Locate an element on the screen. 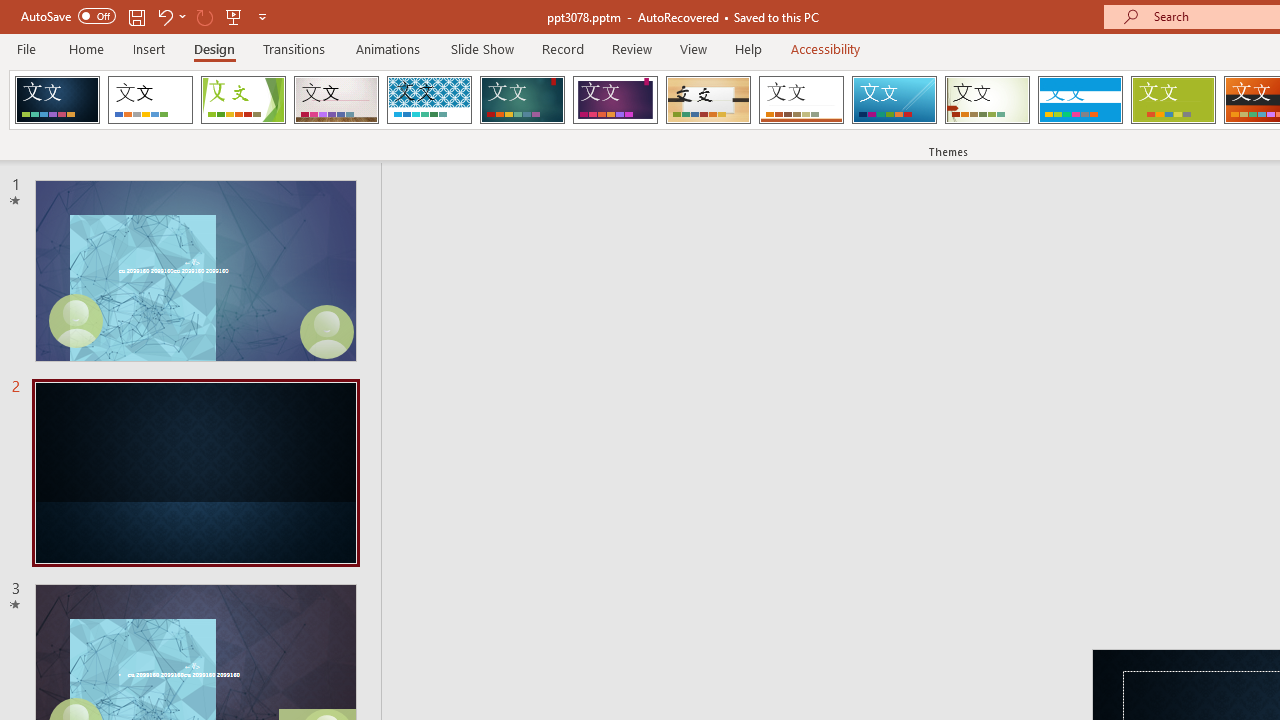  'Integral' is located at coordinates (428, 100).